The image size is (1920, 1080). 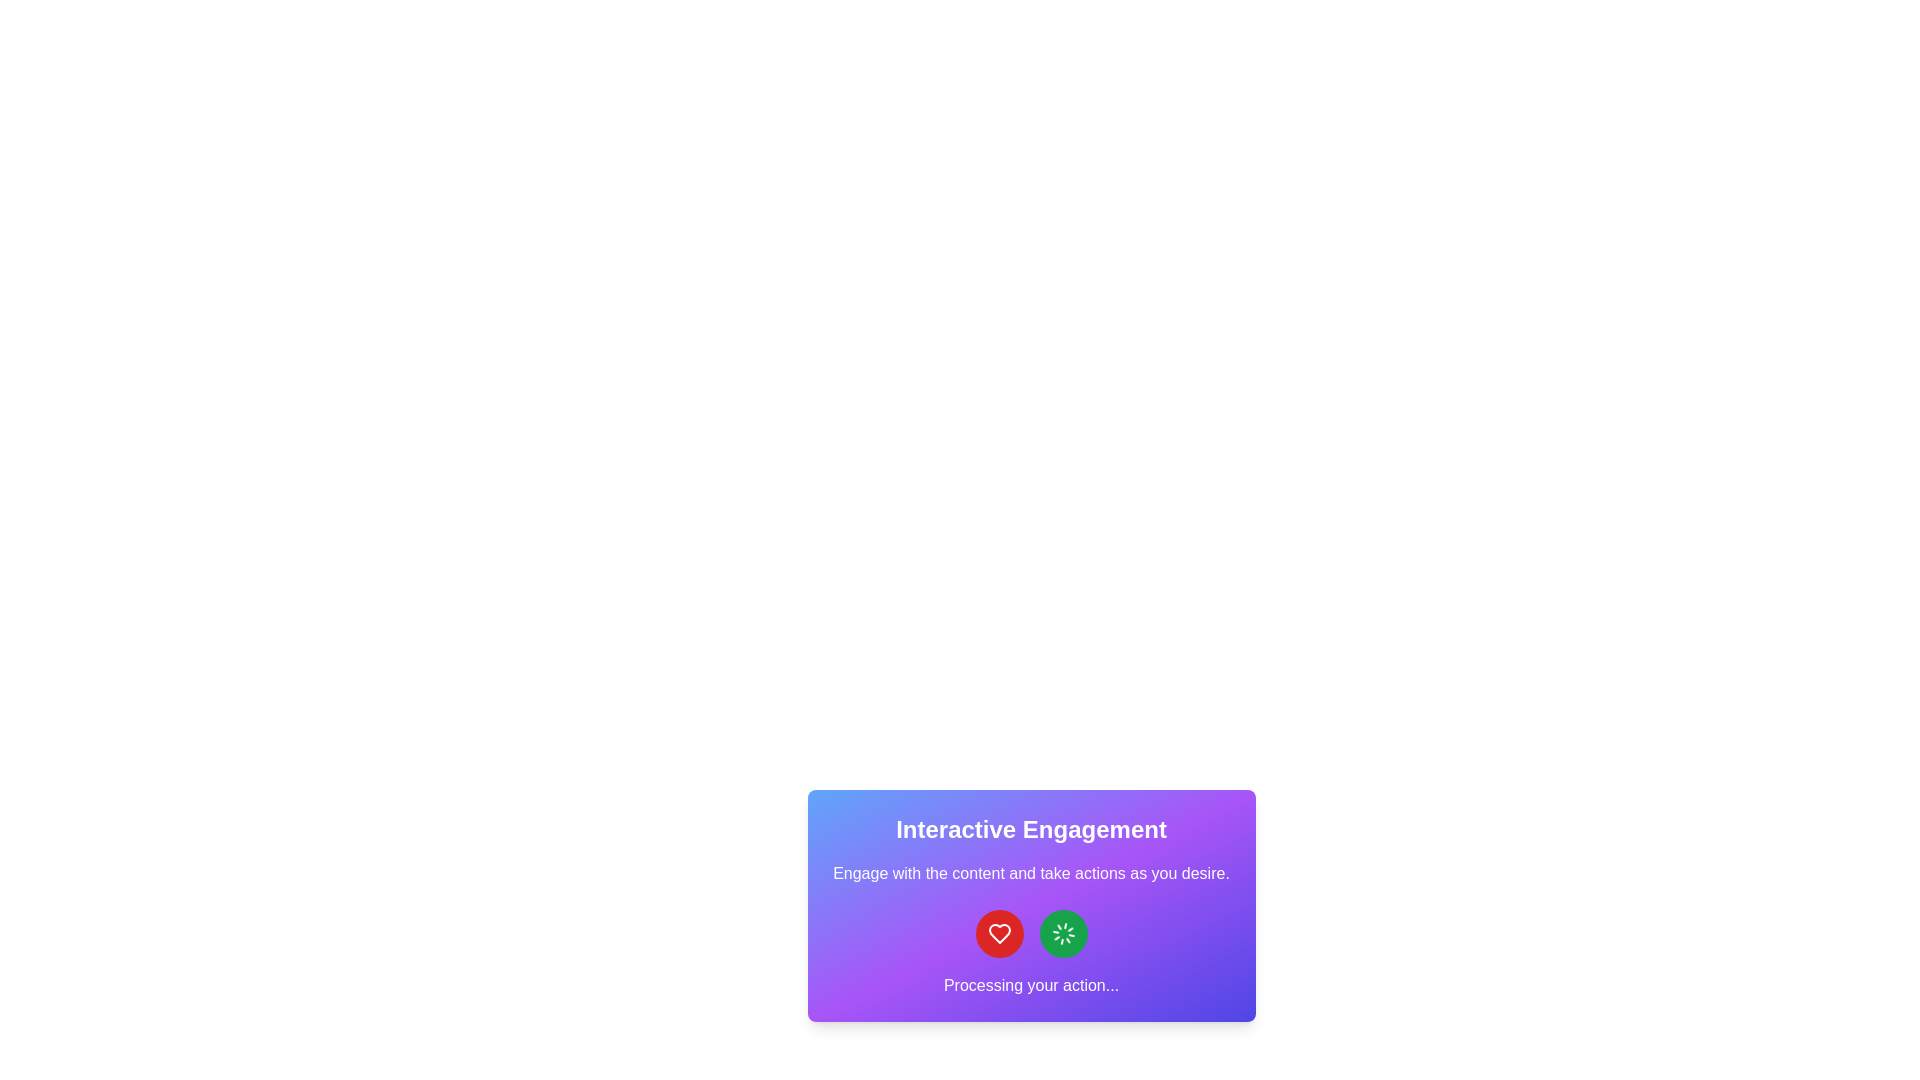 I want to click on the second button located to the immediate right of a red button, which indicates a loading process or ongoing action, so click(x=1062, y=933).